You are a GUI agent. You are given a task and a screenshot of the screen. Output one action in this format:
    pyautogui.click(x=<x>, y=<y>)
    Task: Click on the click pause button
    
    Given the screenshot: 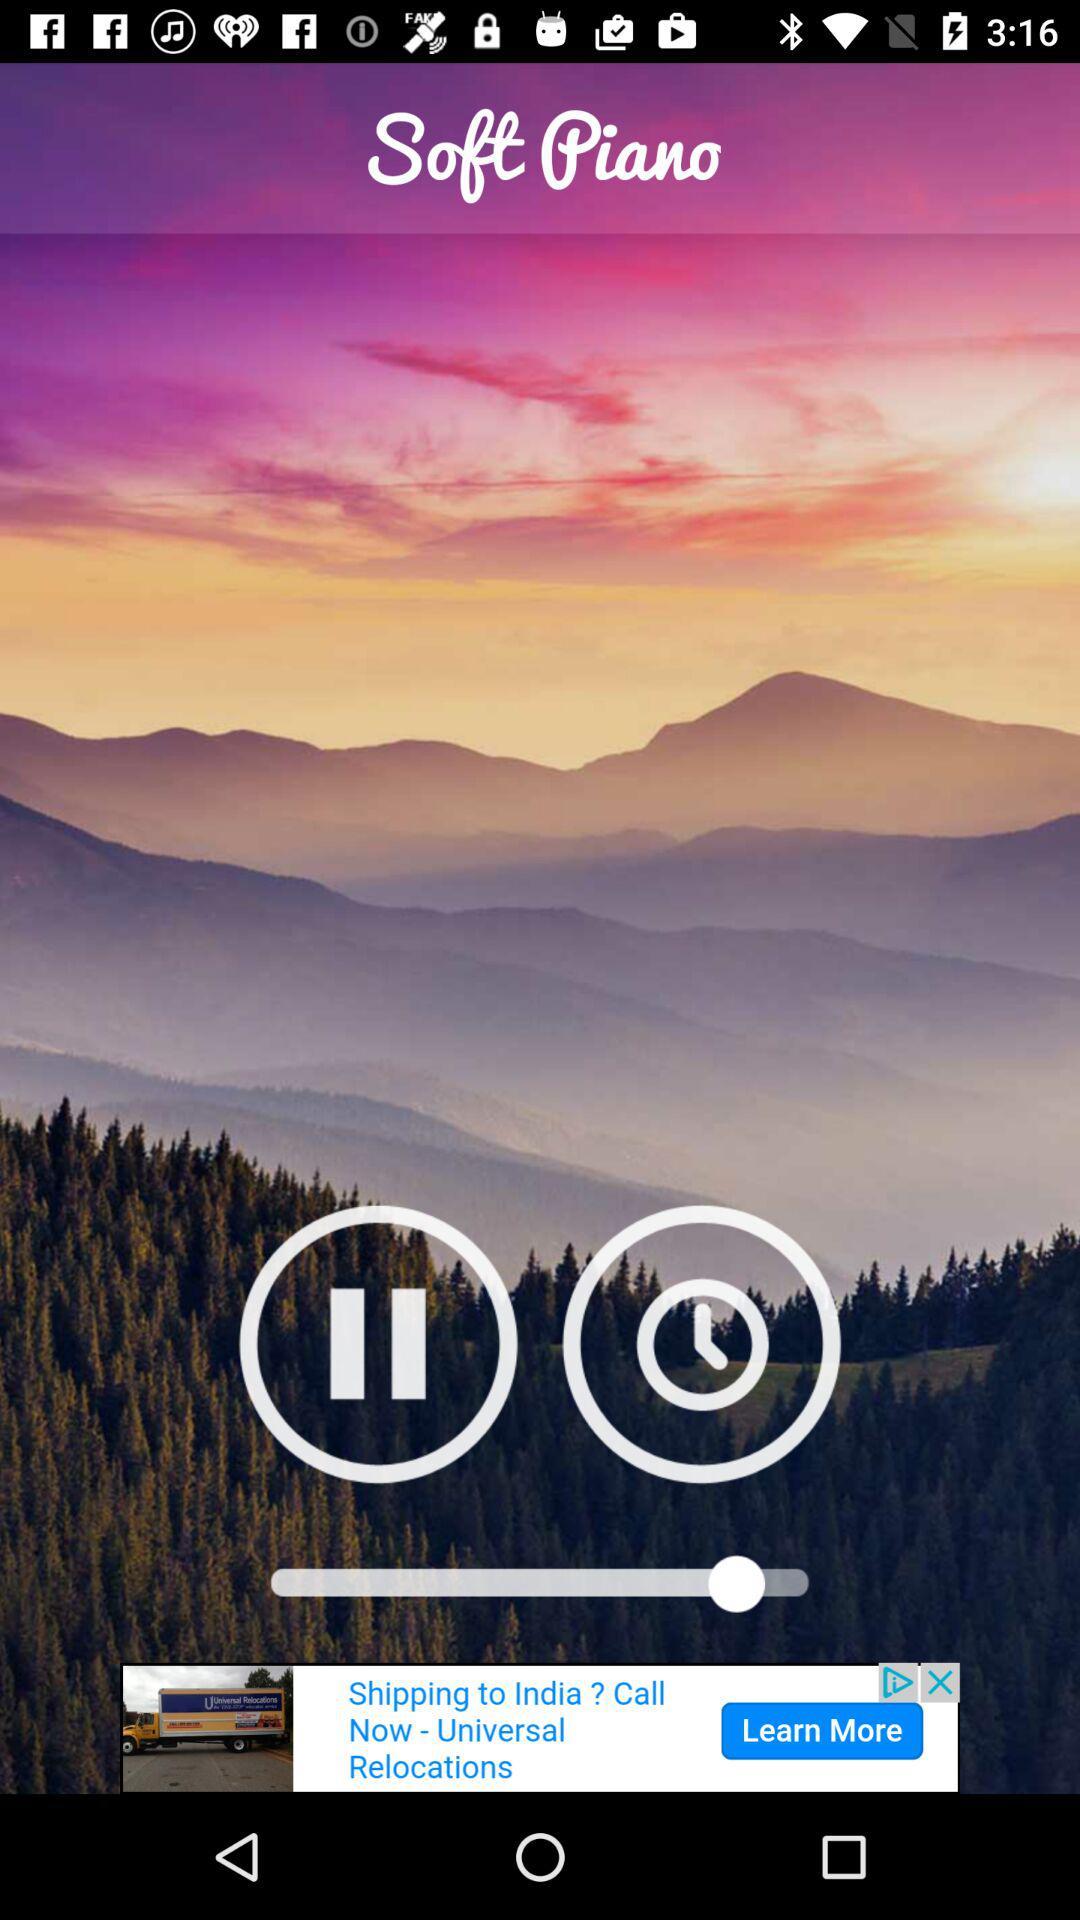 What is the action you would take?
    pyautogui.click(x=378, y=1343)
    